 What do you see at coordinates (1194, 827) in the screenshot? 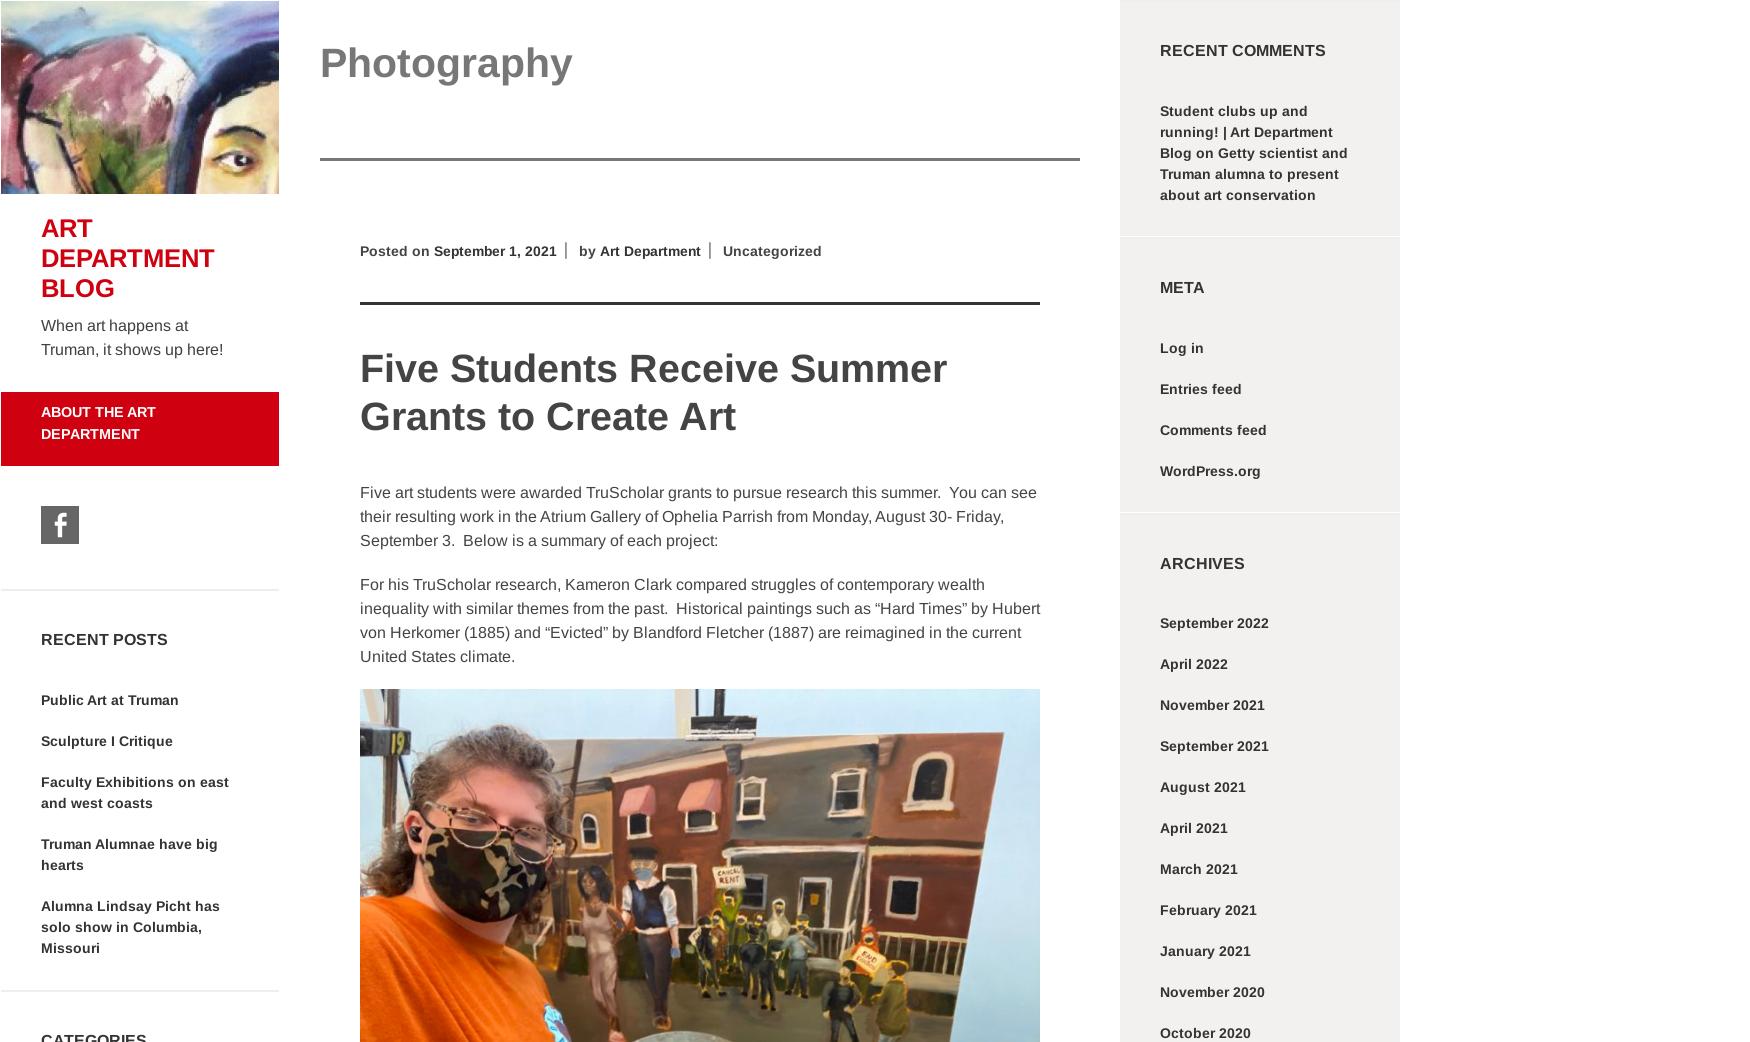
I see `'April 2021'` at bounding box center [1194, 827].